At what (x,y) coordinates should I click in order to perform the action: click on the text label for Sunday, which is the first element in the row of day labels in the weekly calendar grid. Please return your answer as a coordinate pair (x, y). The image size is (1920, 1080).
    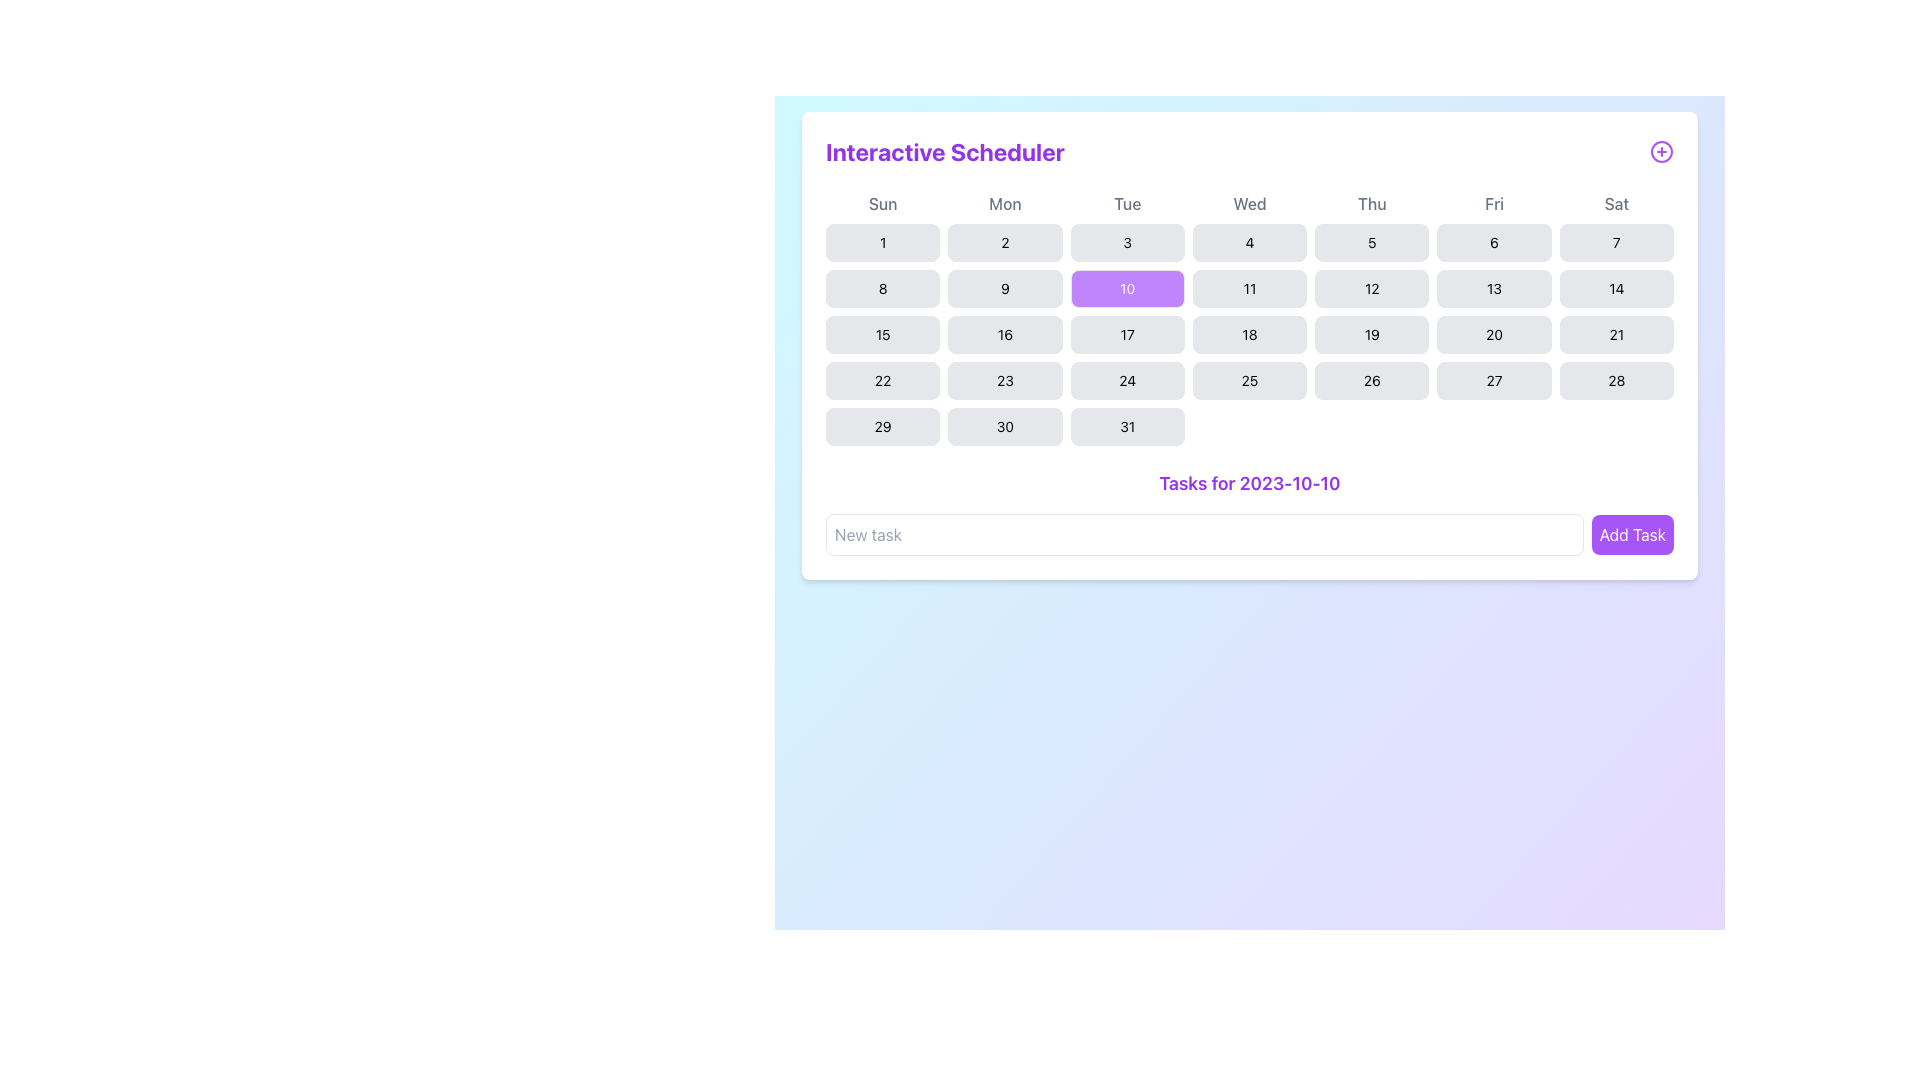
    Looking at the image, I should click on (882, 204).